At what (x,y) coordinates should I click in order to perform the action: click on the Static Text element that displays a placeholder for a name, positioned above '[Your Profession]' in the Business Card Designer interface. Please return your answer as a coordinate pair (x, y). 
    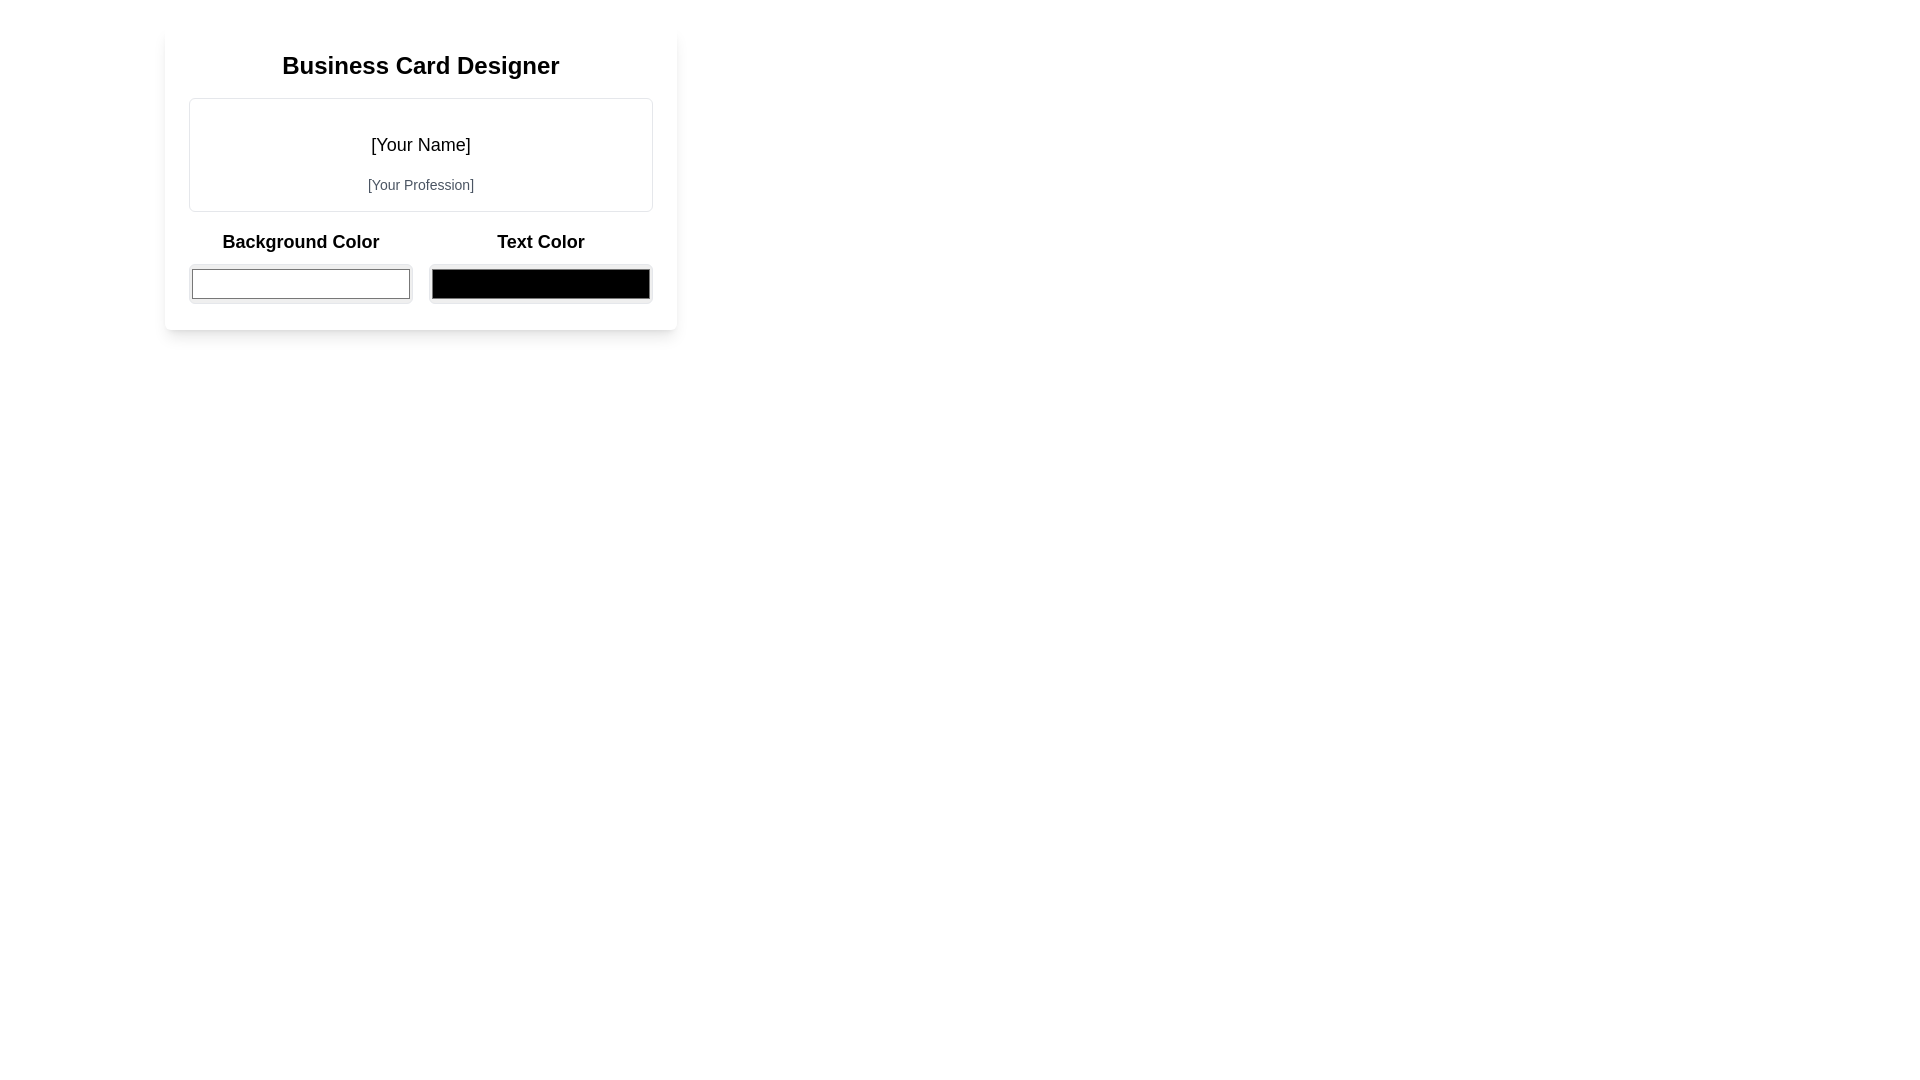
    Looking at the image, I should click on (420, 144).